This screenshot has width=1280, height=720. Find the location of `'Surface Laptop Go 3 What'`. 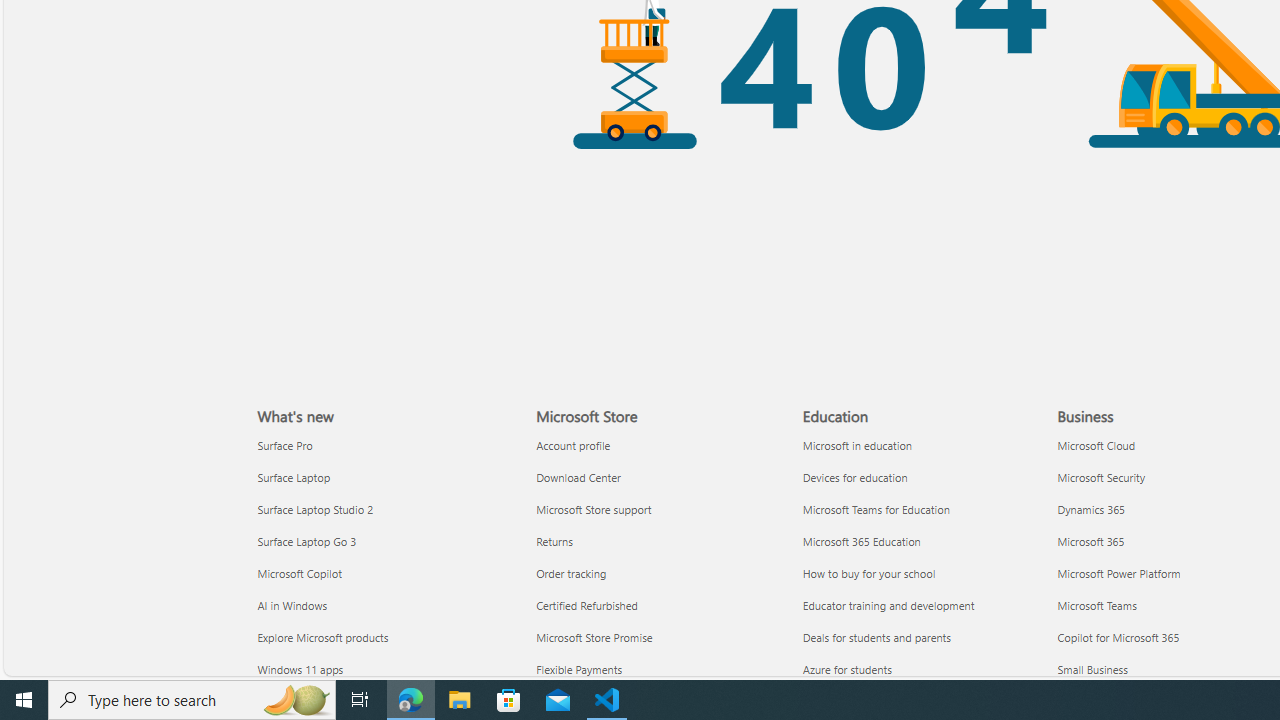

'Surface Laptop Go 3 What' is located at coordinates (306, 540).